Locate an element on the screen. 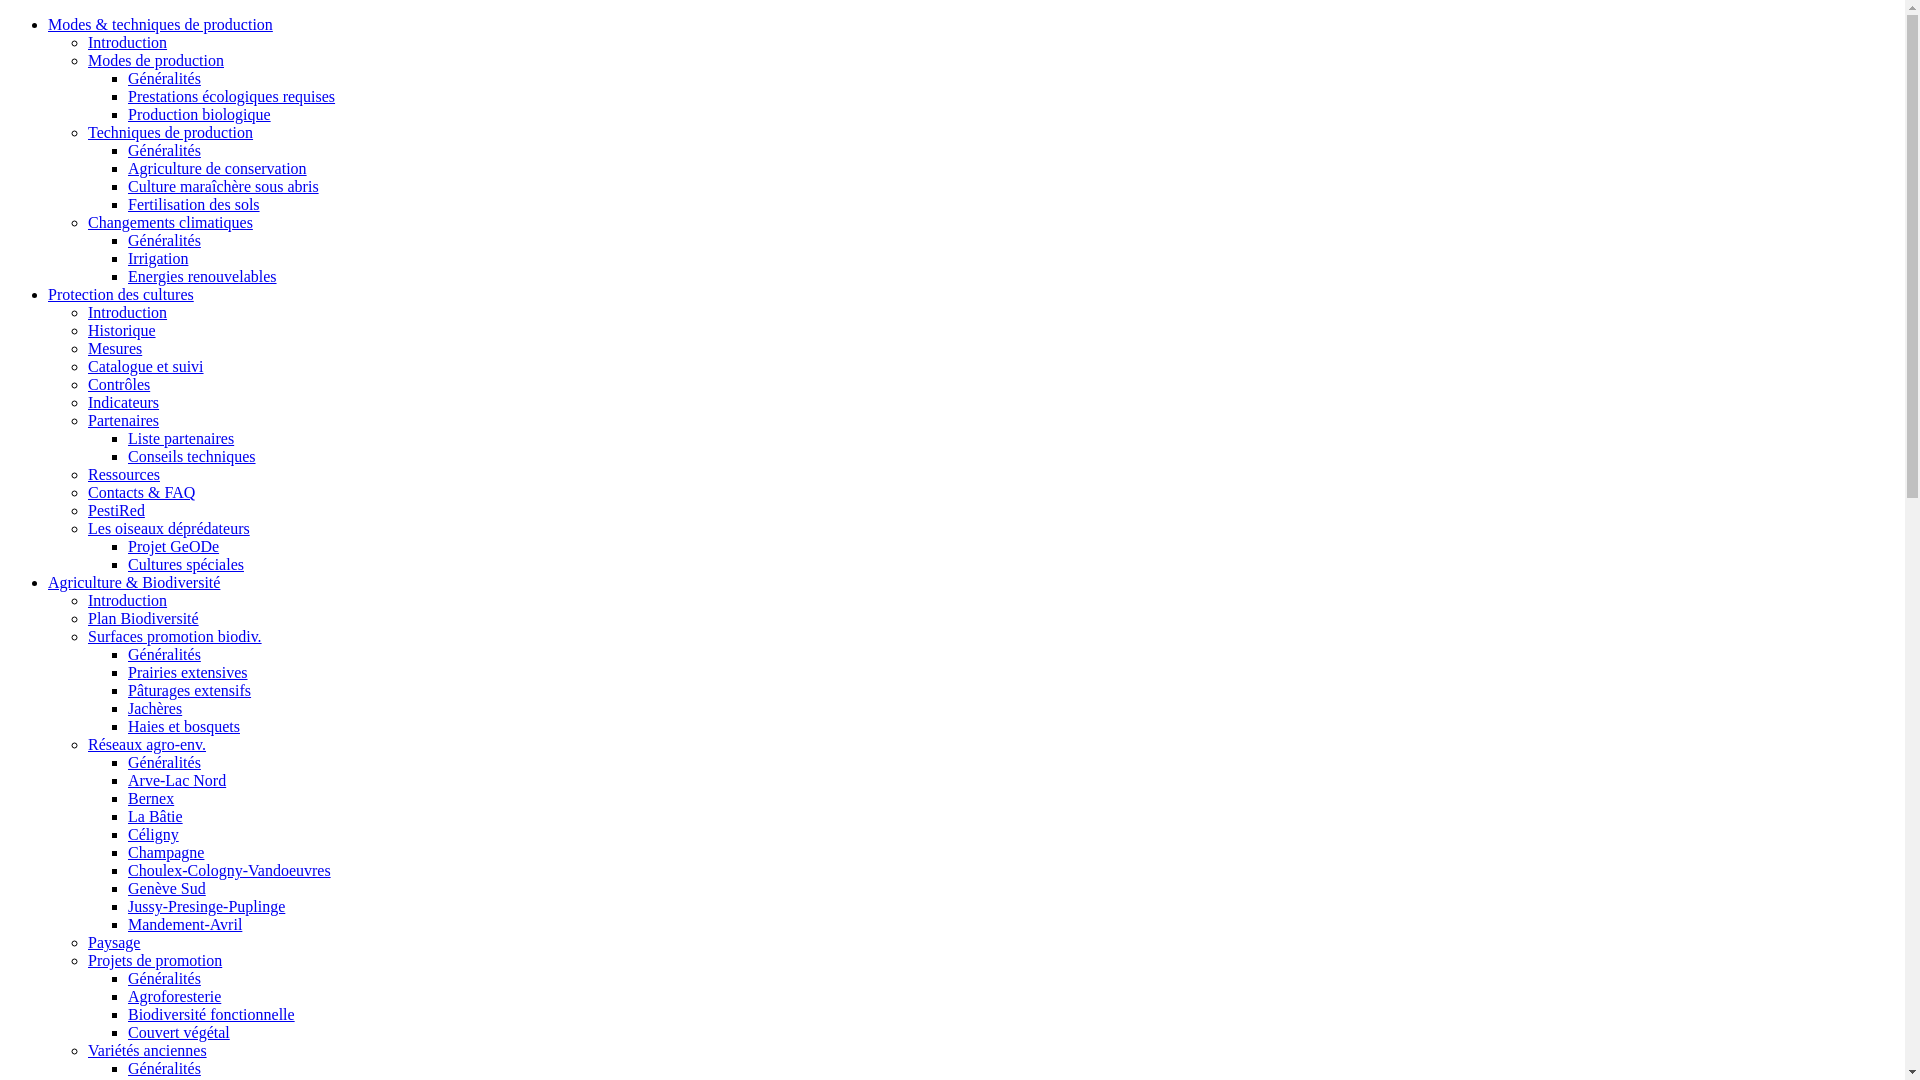 Image resolution: width=1920 pixels, height=1080 pixels. 'Production biologique' is located at coordinates (199, 114).